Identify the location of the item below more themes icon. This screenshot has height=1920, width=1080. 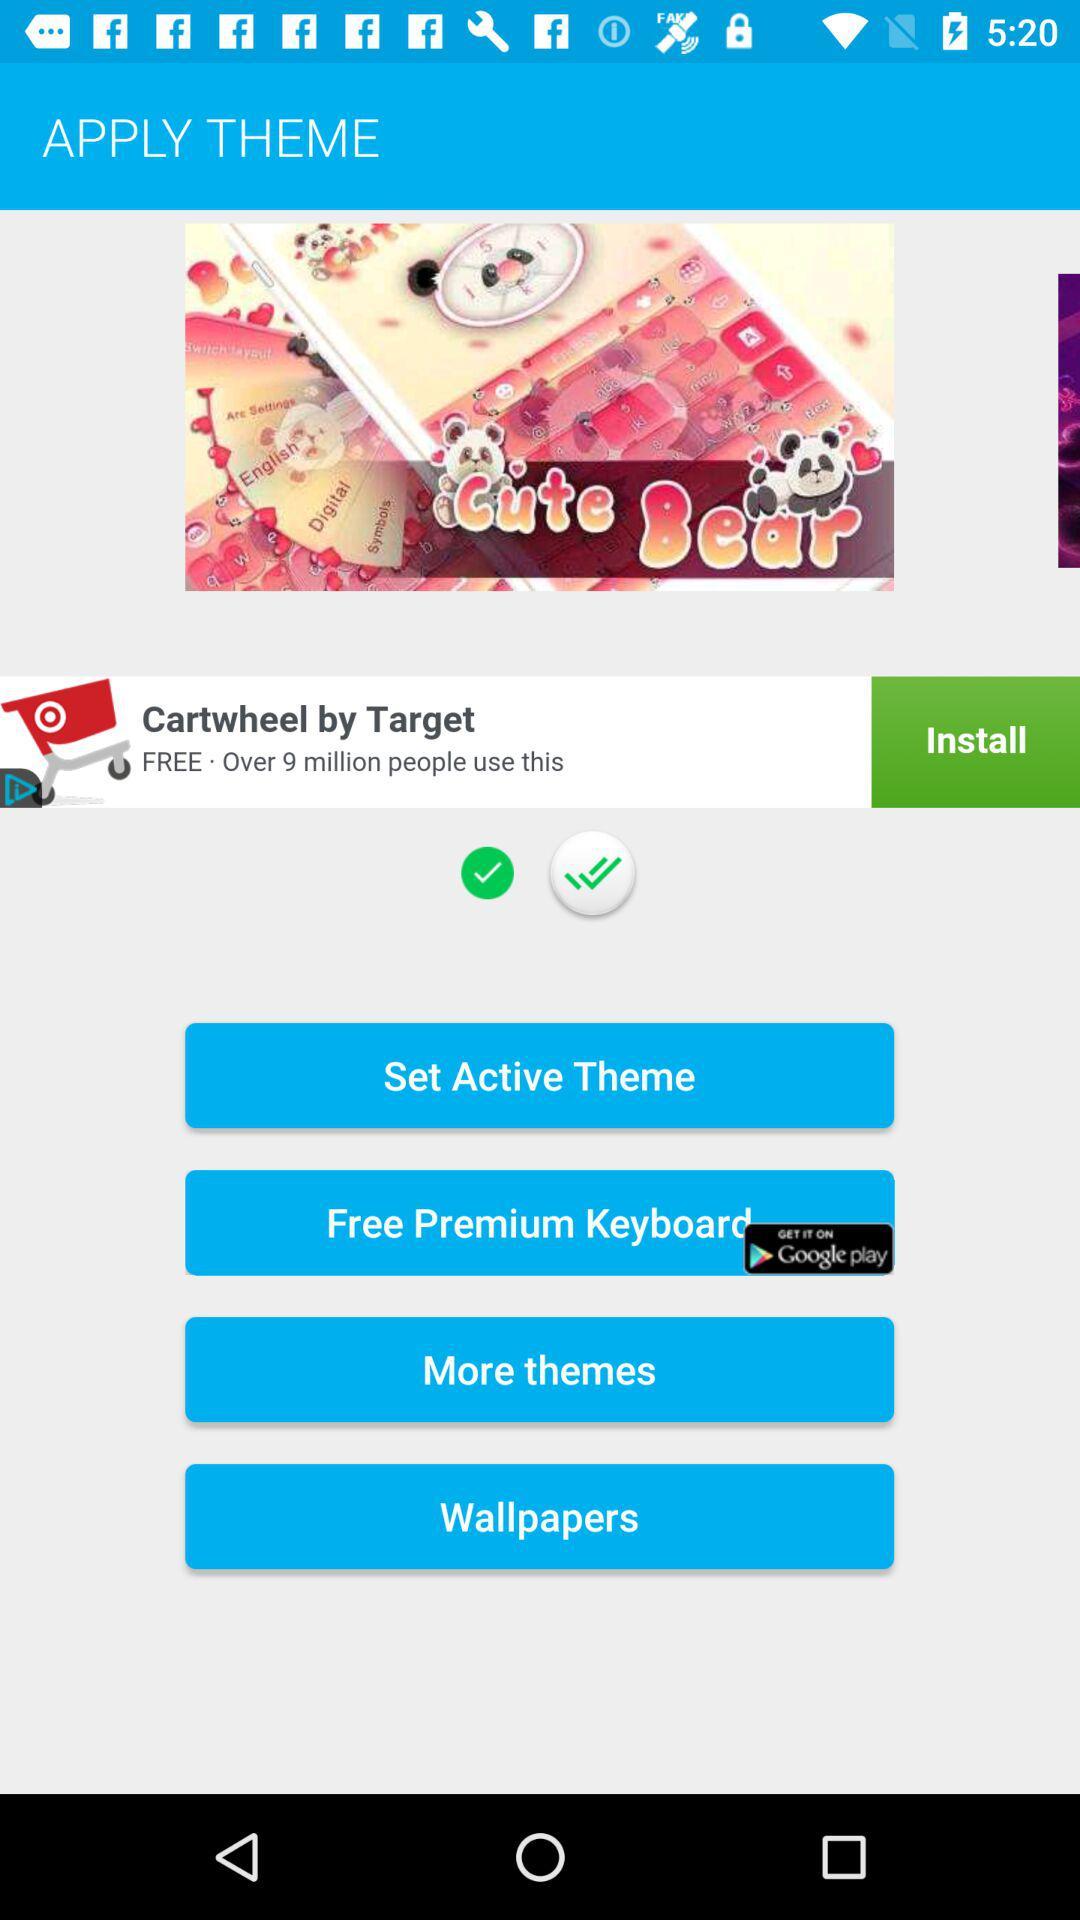
(538, 1516).